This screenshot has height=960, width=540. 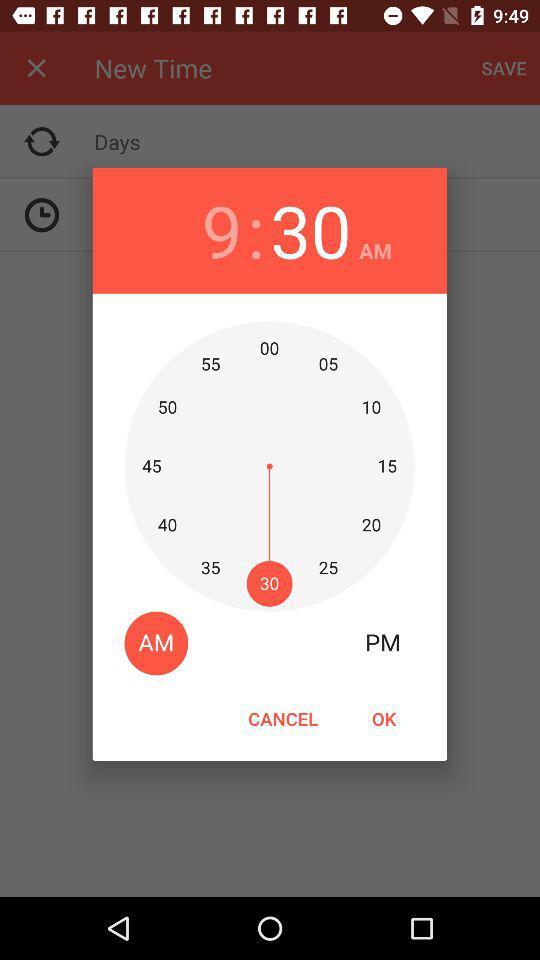 What do you see at coordinates (383, 718) in the screenshot?
I see `ok icon` at bounding box center [383, 718].